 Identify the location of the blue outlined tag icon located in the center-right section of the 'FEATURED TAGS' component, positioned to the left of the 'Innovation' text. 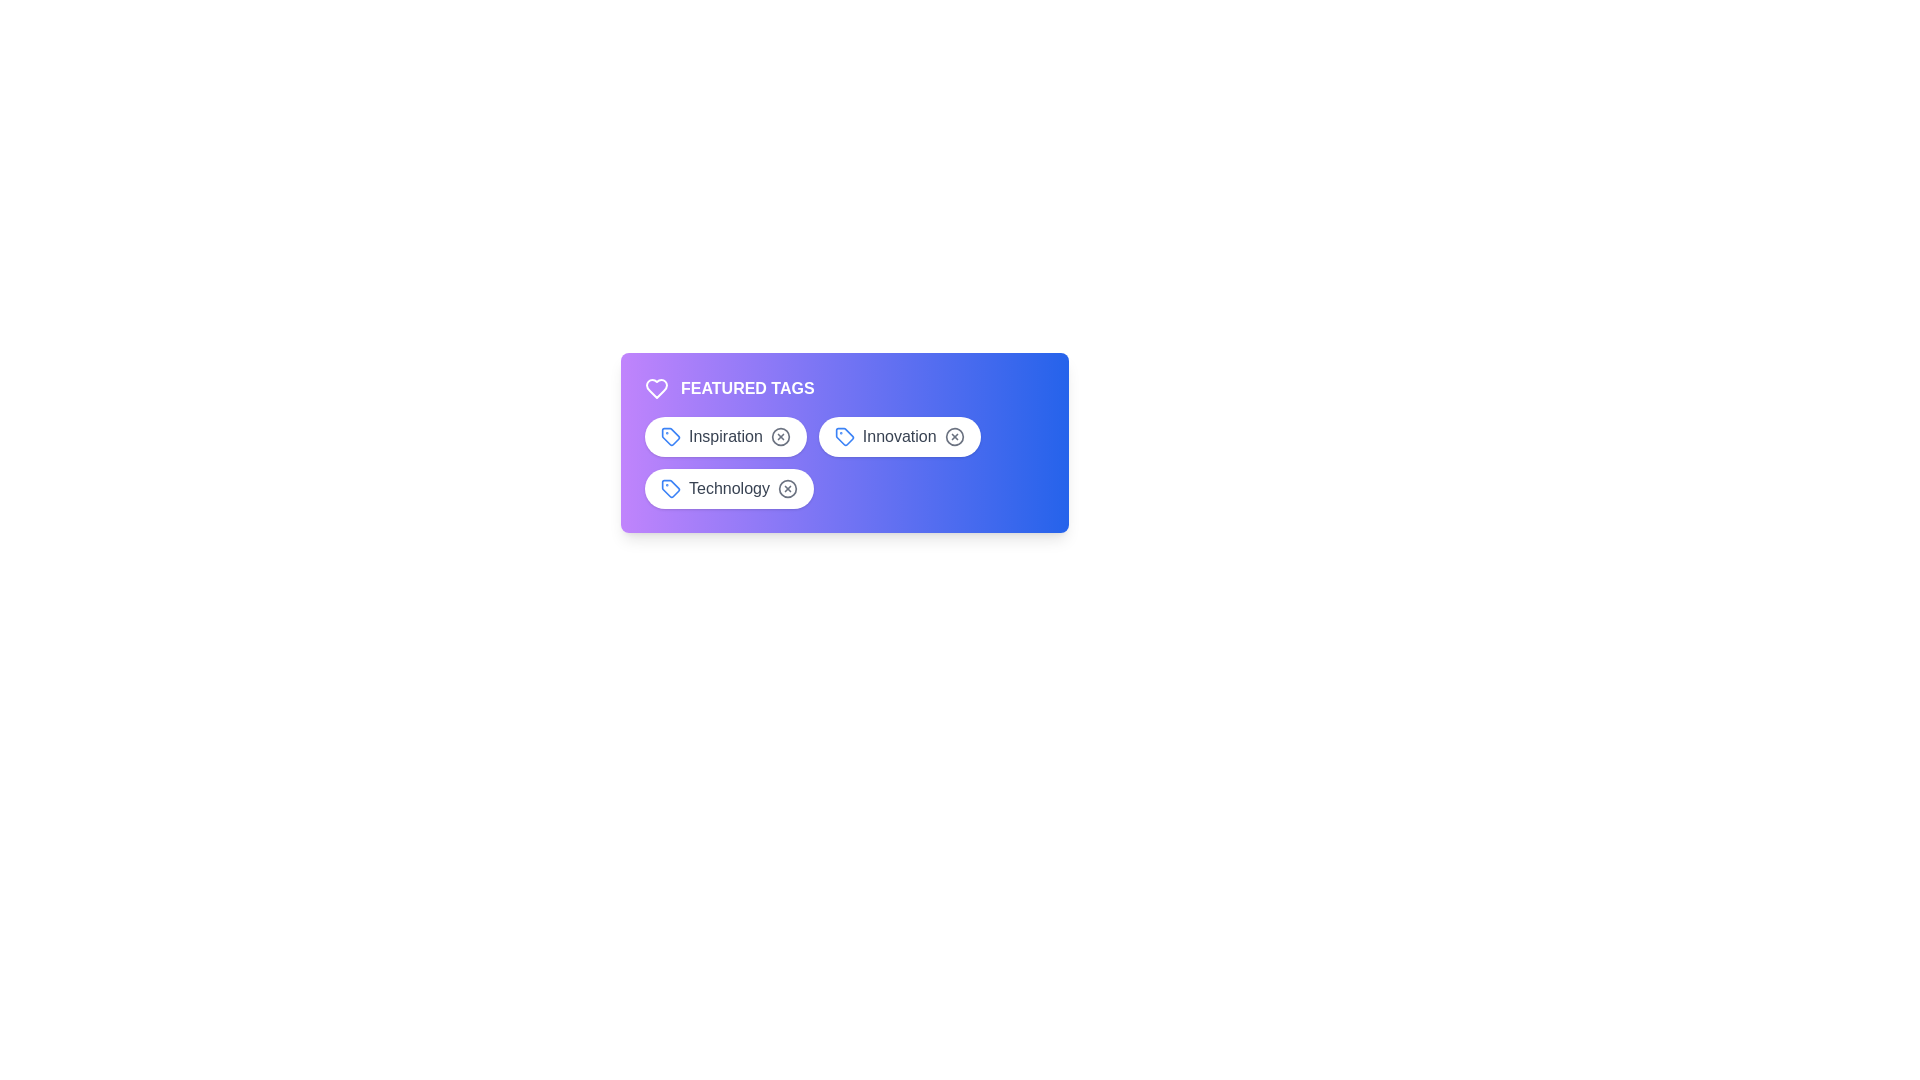
(844, 435).